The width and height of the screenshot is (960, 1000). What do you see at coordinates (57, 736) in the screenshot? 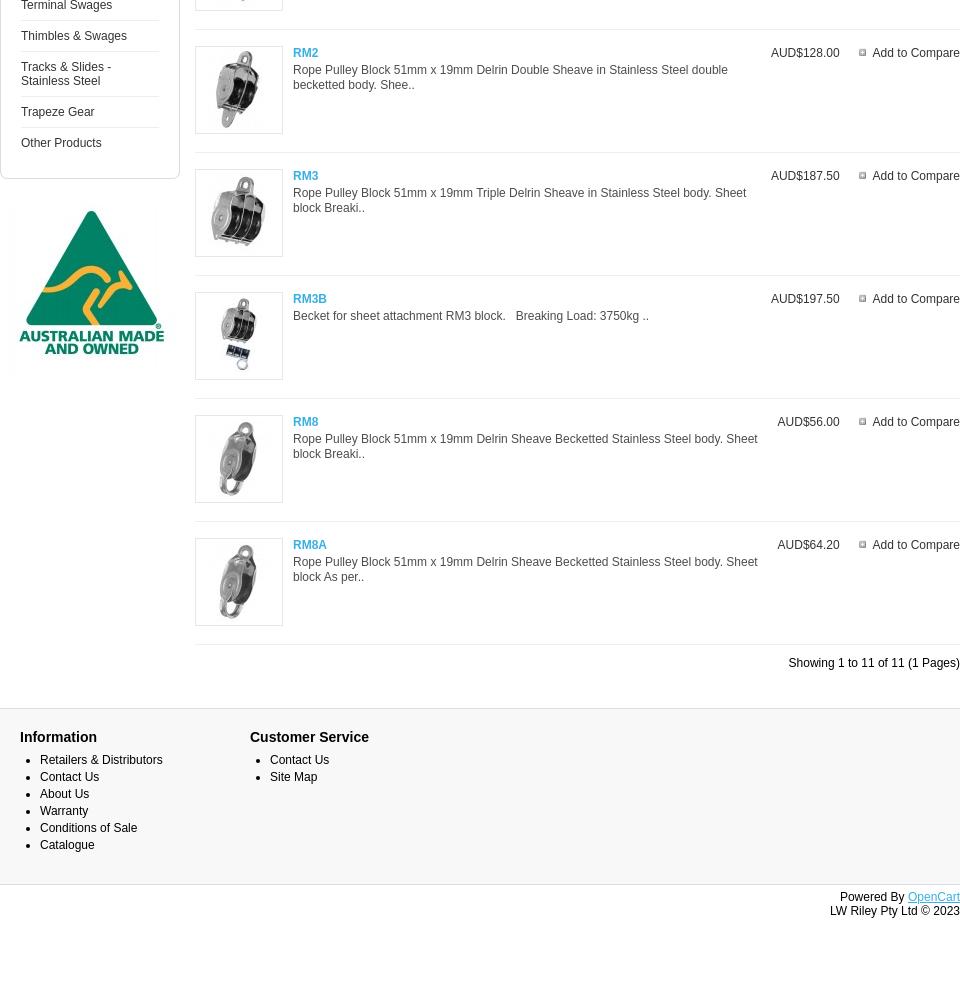
I see `'Information'` at bounding box center [57, 736].